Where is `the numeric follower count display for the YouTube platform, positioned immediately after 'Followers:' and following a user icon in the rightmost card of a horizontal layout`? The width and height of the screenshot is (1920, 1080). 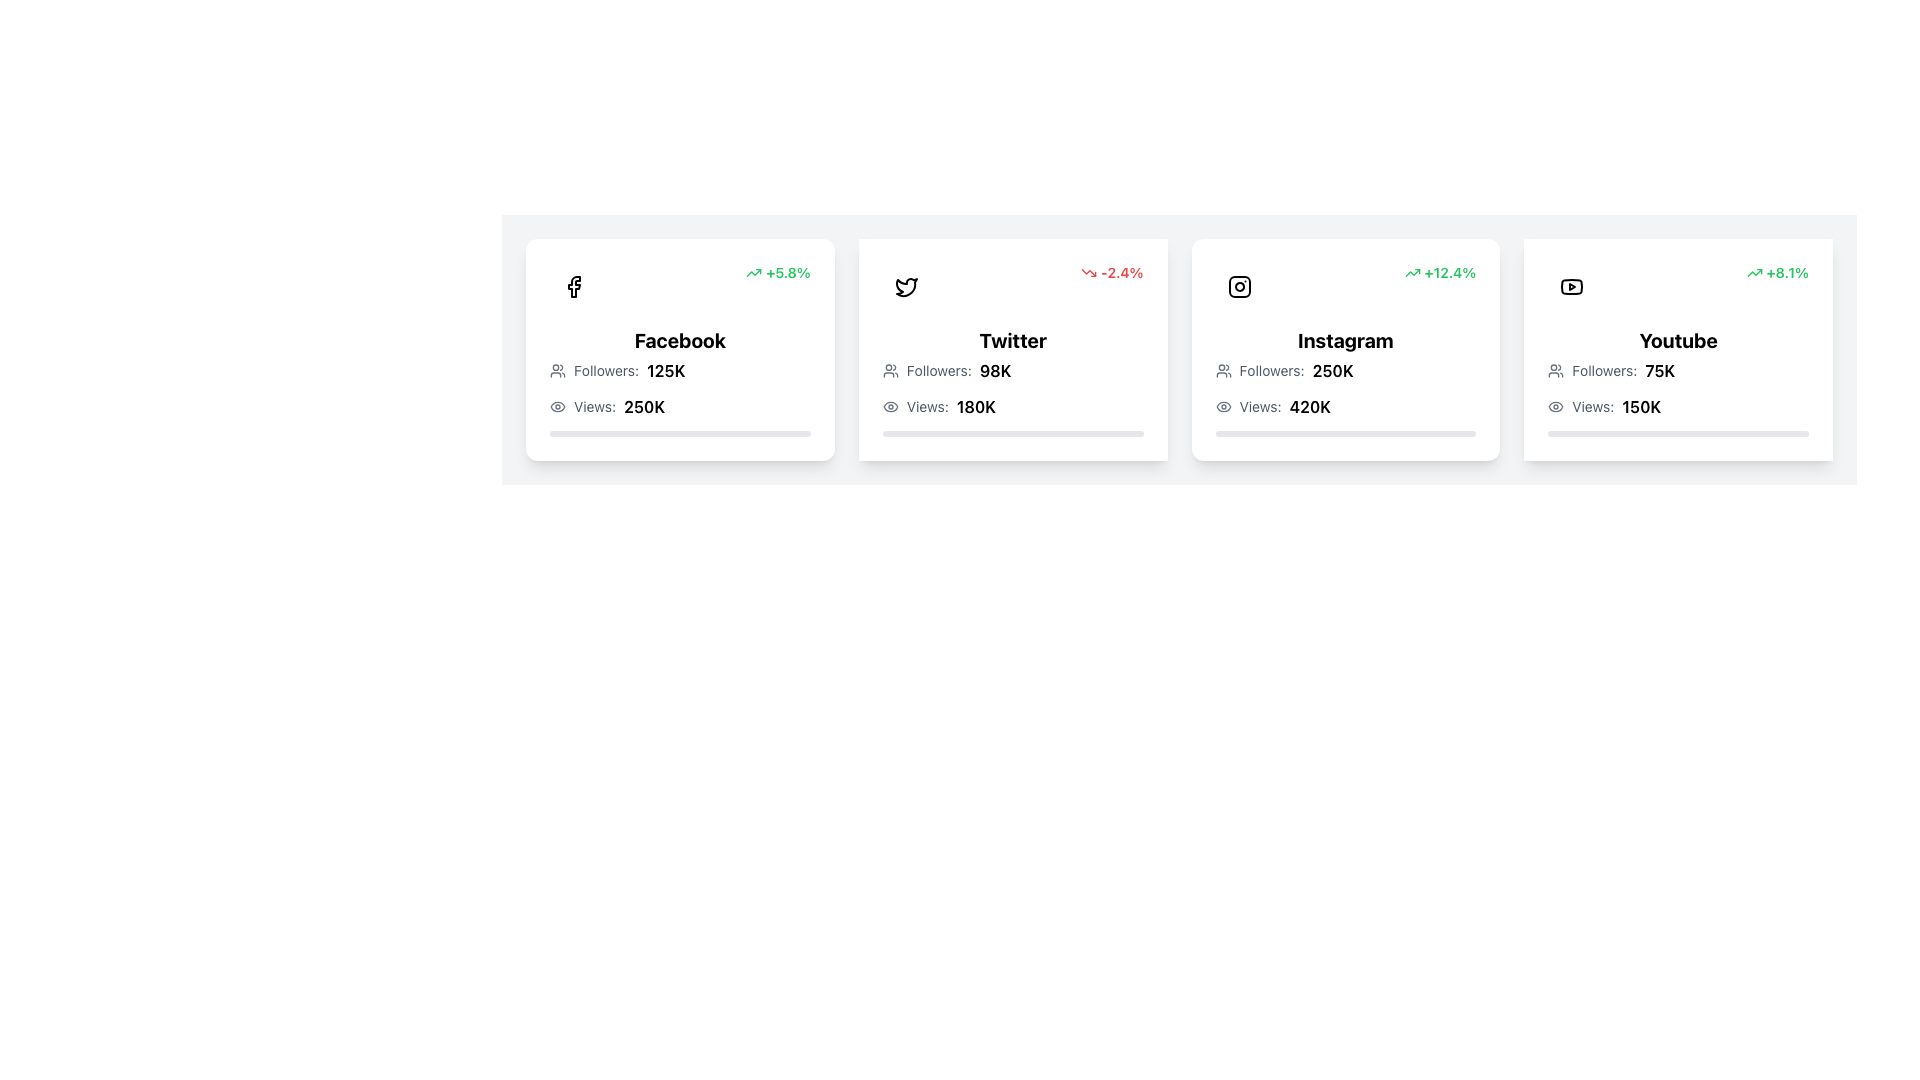 the numeric follower count display for the YouTube platform, positioned immediately after 'Followers:' and following a user icon in the rightmost card of a horizontal layout is located at coordinates (1660, 370).